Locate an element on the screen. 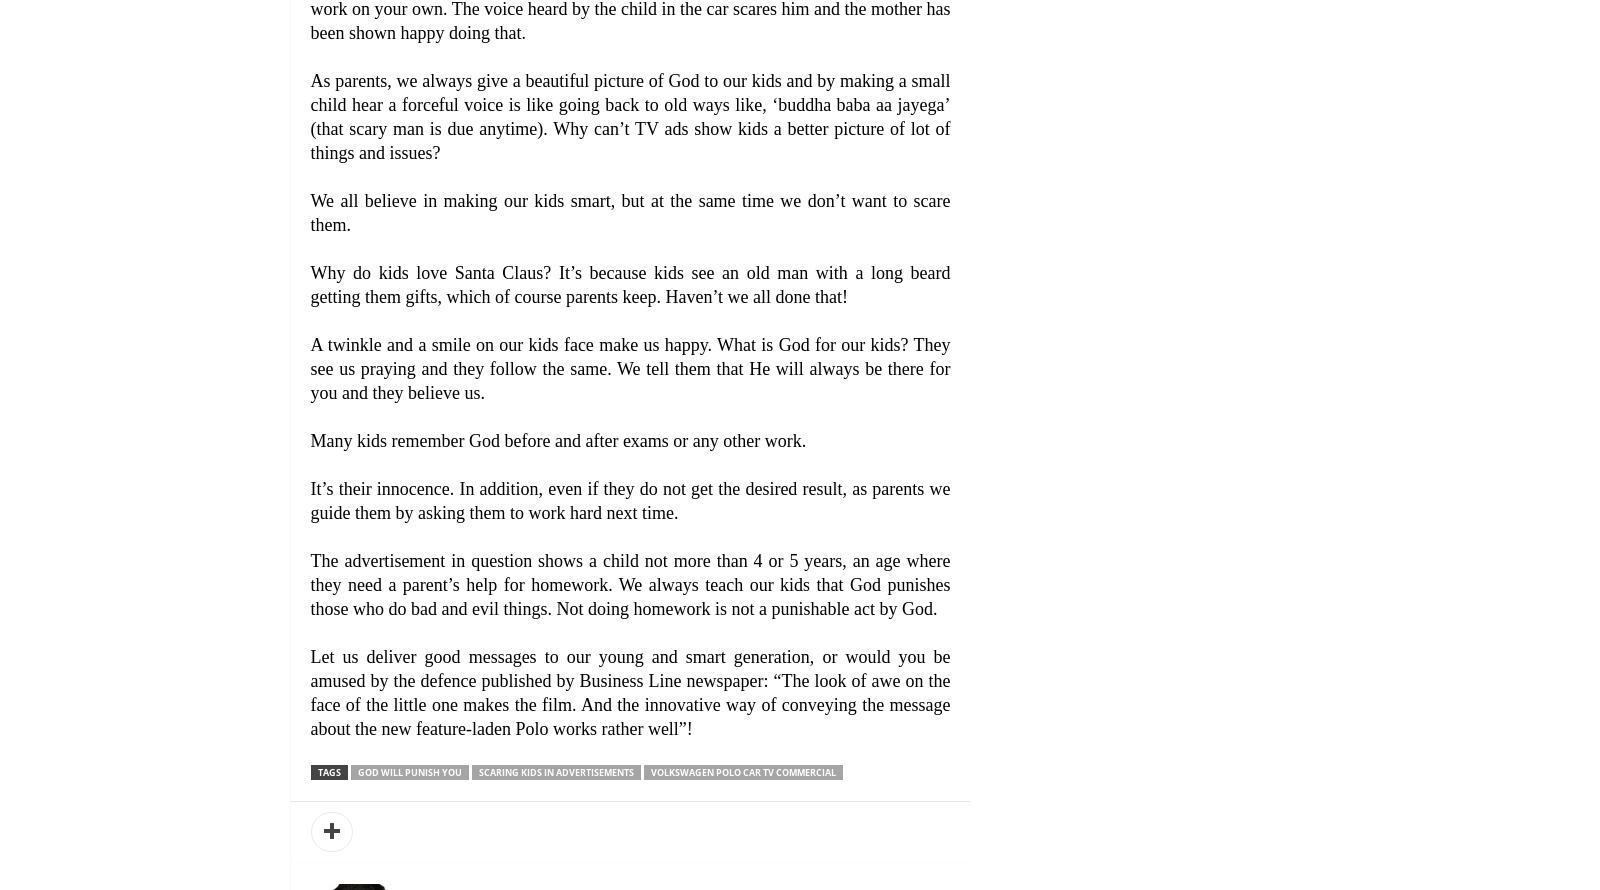 Image resolution: width=1600 pixels, height=890 pixels. 'It’s their innocence. In addition, even if they do not get the desired result, as parents we guide them by asking them to work hard next time.' is located at coordinates (310, 500).